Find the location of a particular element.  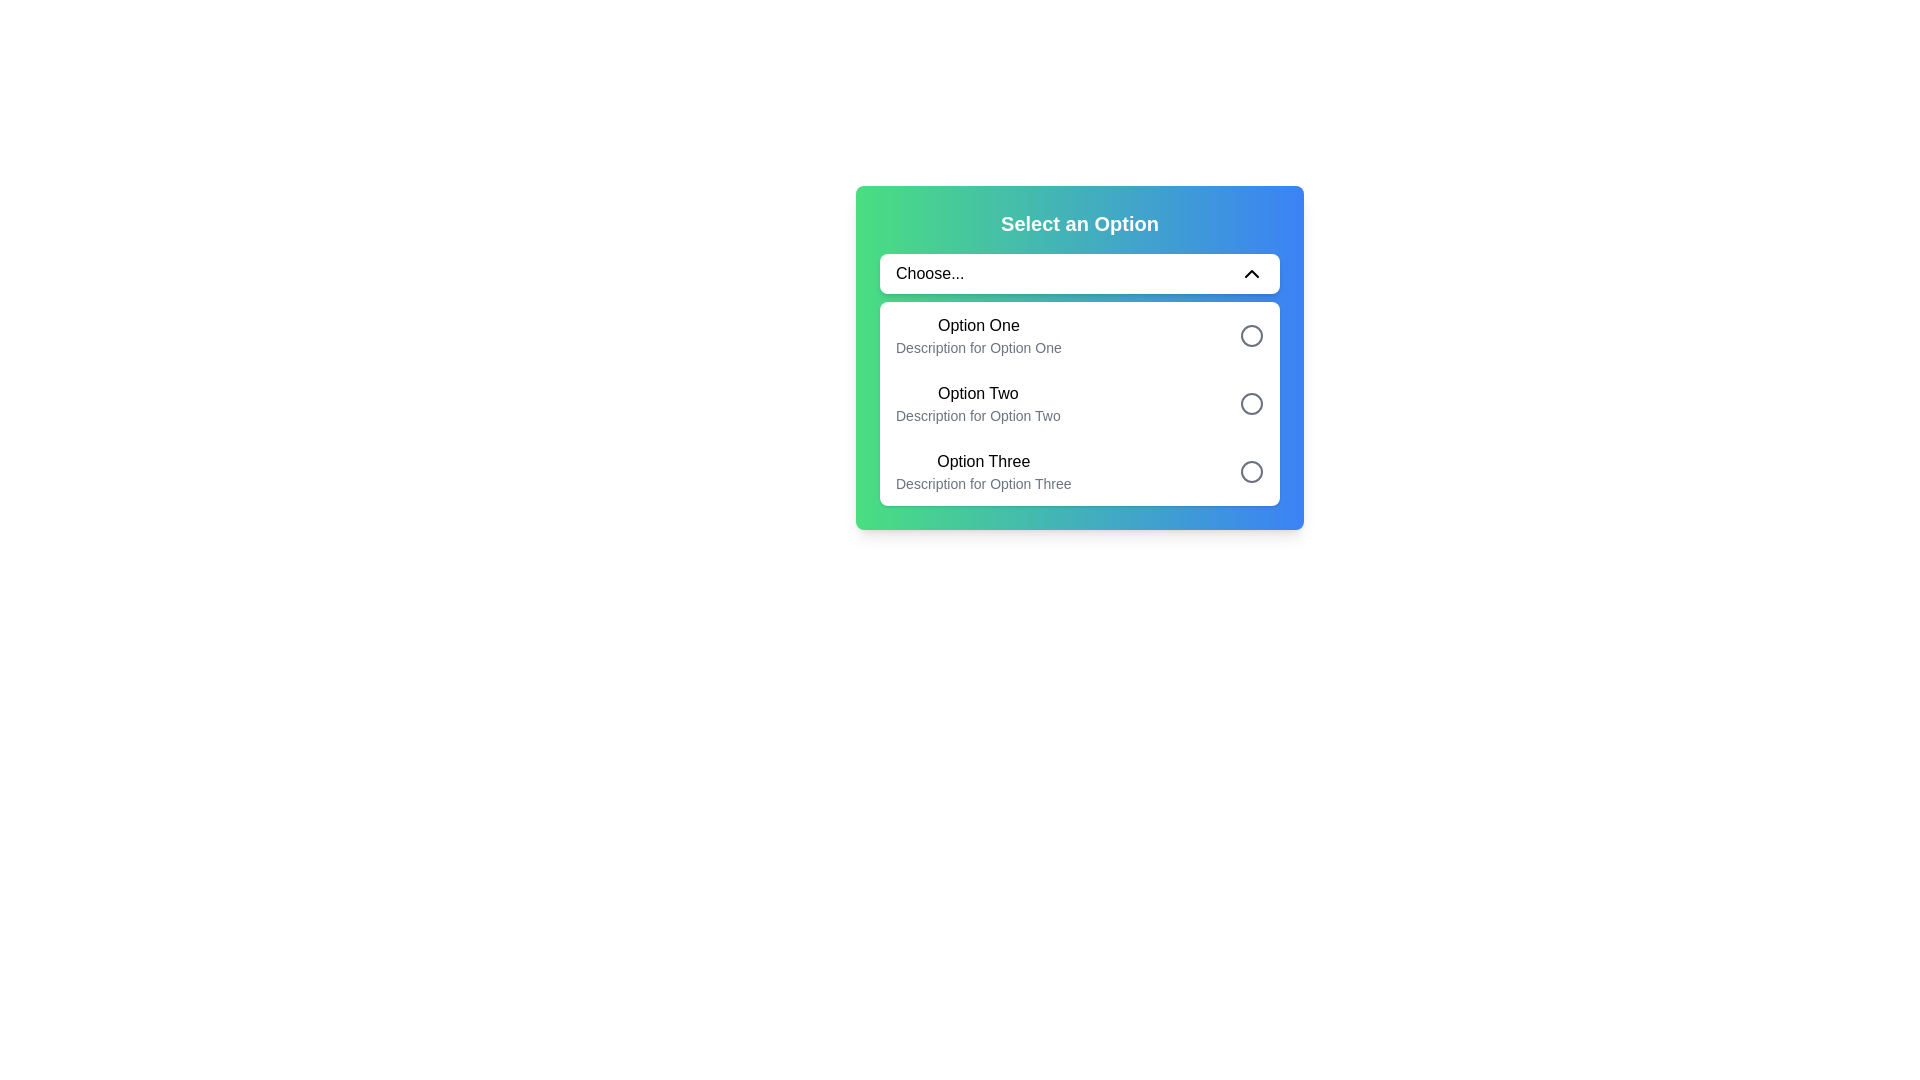

to select the third item in the dropdown menu labeled 'Select an Option', which is marked by the descriptive text 'Description for Option Three' is located at coordinates (983, 462).